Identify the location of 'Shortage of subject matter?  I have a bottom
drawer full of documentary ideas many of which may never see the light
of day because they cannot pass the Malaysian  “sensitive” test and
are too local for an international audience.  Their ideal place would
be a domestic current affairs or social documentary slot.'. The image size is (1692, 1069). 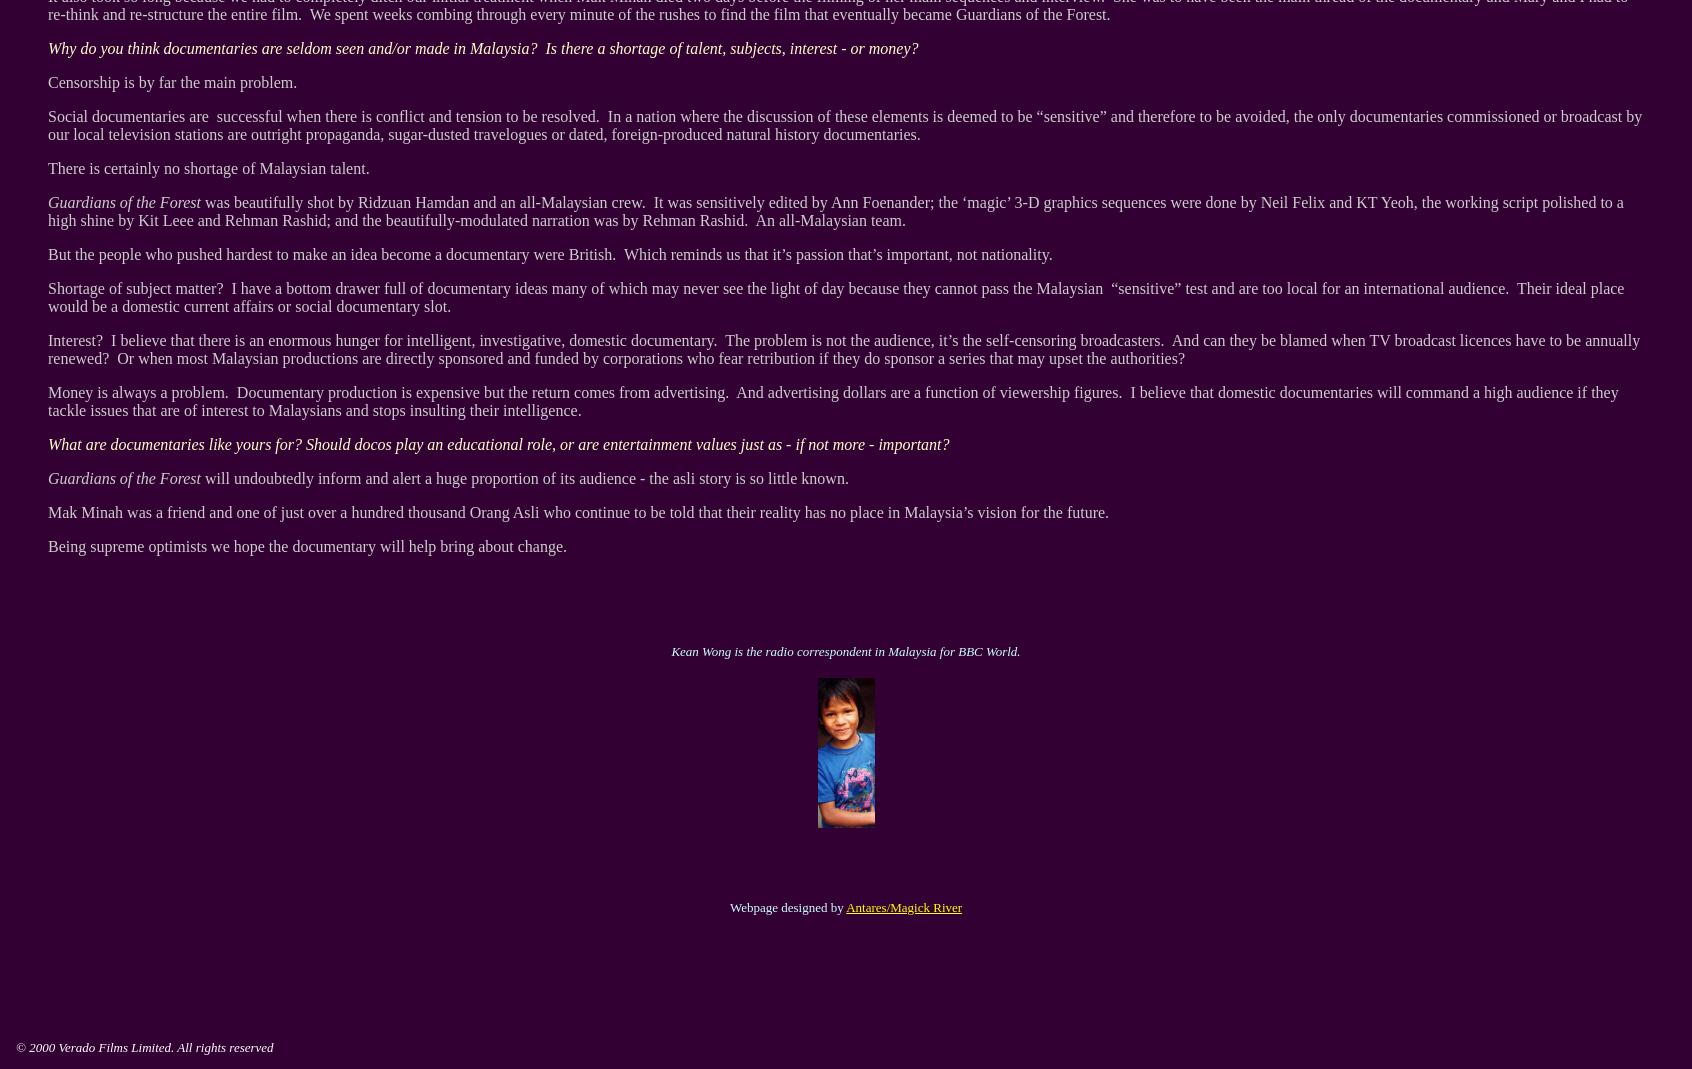
(47, 296).